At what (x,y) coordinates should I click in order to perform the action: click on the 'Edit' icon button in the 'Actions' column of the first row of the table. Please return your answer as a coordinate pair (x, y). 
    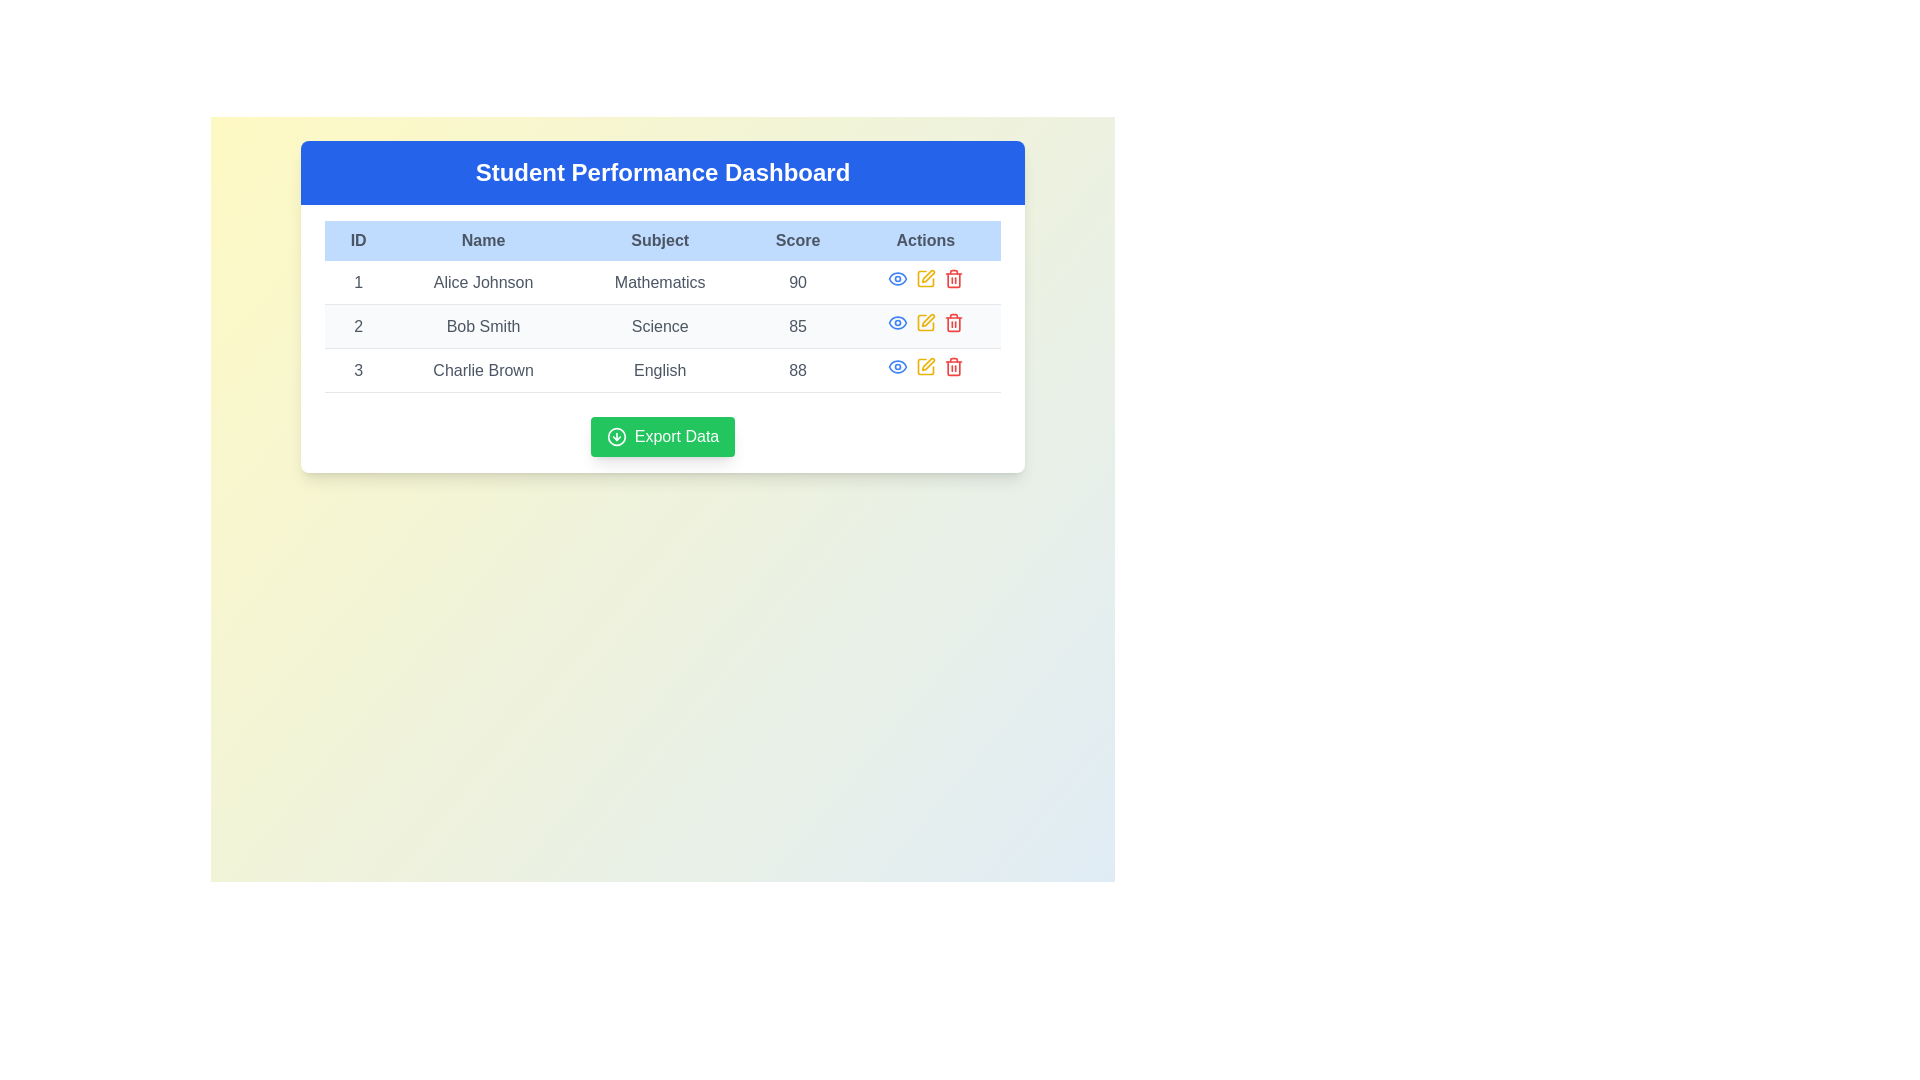
    Looking at the image, I should click on (927, 276).